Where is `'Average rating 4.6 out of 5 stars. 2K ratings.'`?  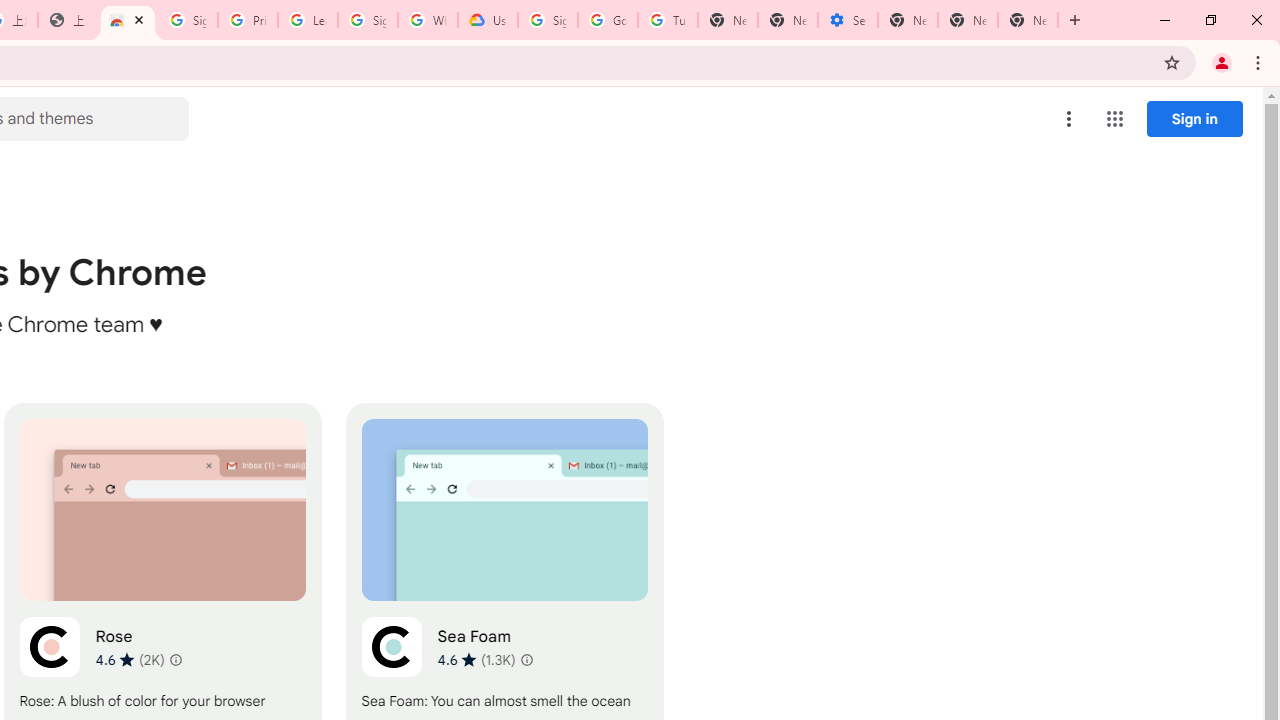
'Average rating 4.6 out of 5 stars. 2K ratings.' is located at coordinates (128, 659).